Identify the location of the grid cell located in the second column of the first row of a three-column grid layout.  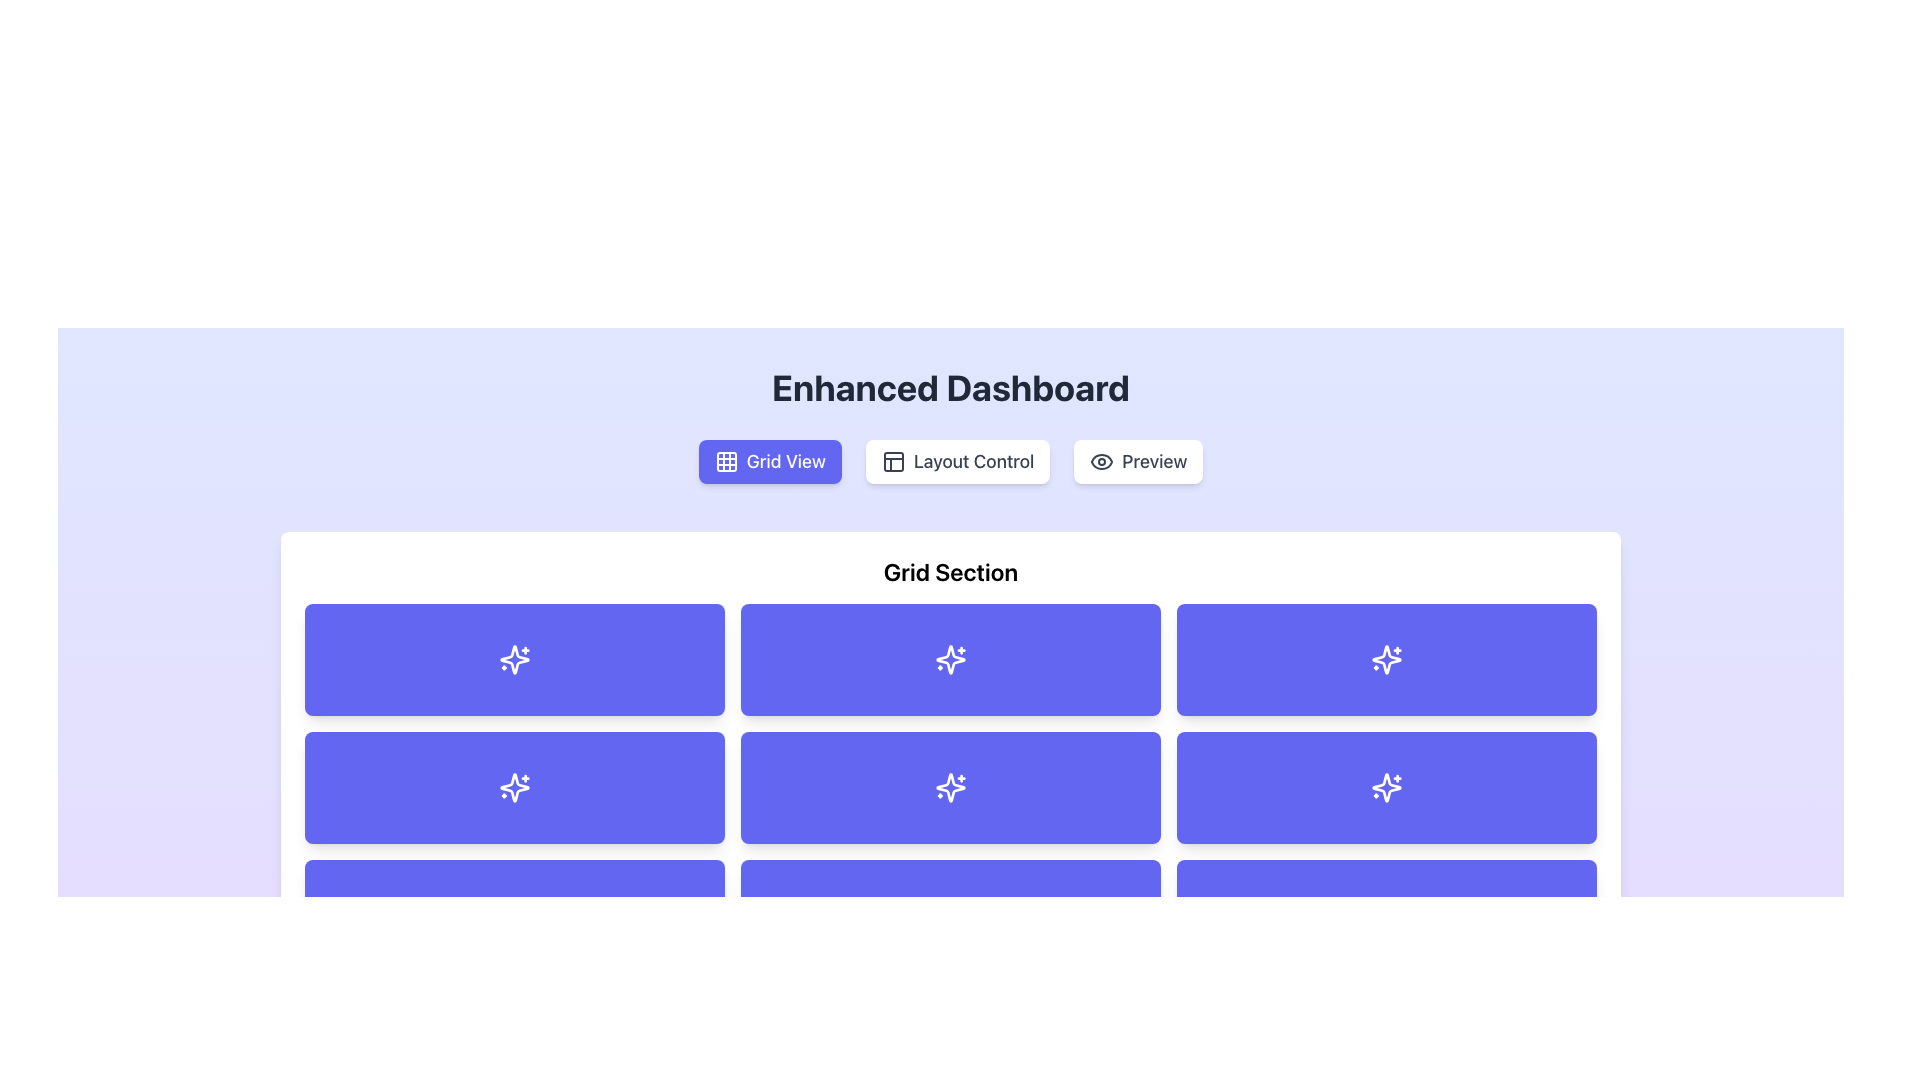
(949, 659).